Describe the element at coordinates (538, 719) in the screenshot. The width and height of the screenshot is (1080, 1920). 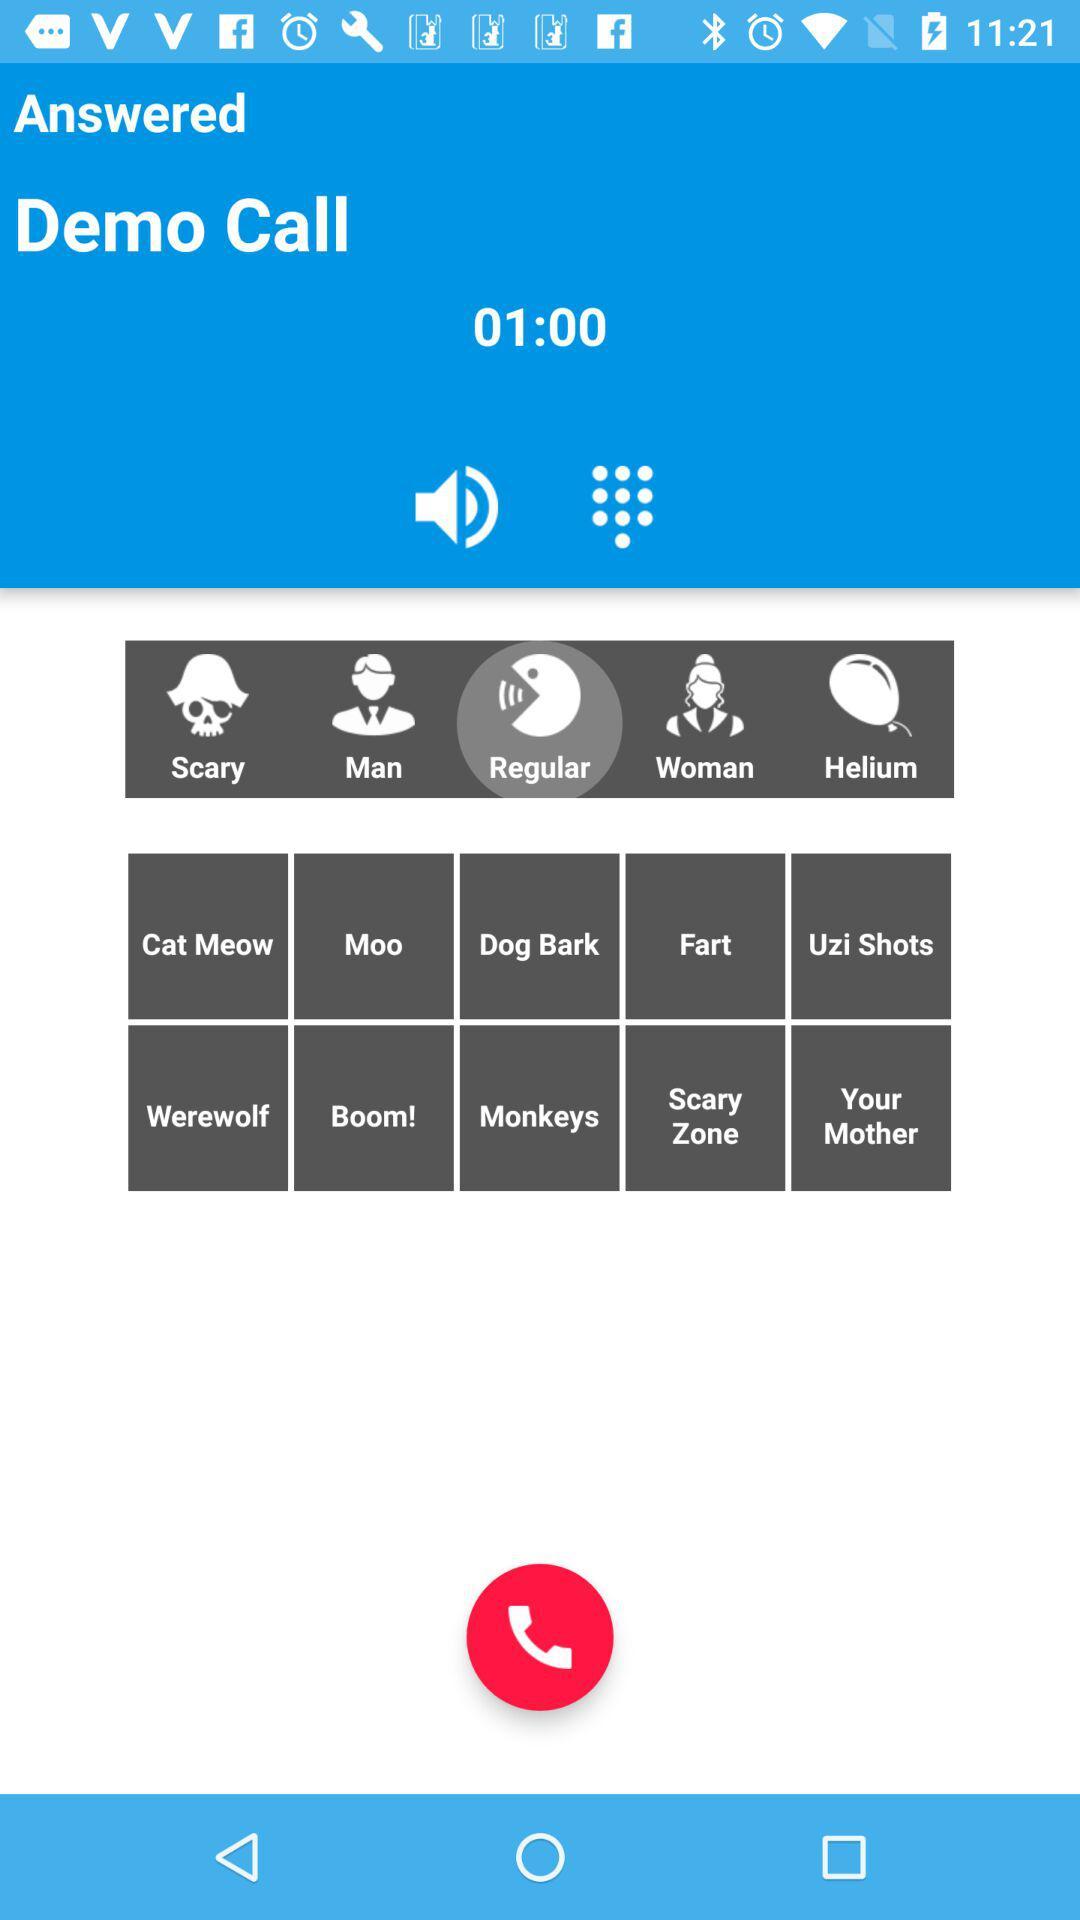
I see `the button next to the woman` at that location.